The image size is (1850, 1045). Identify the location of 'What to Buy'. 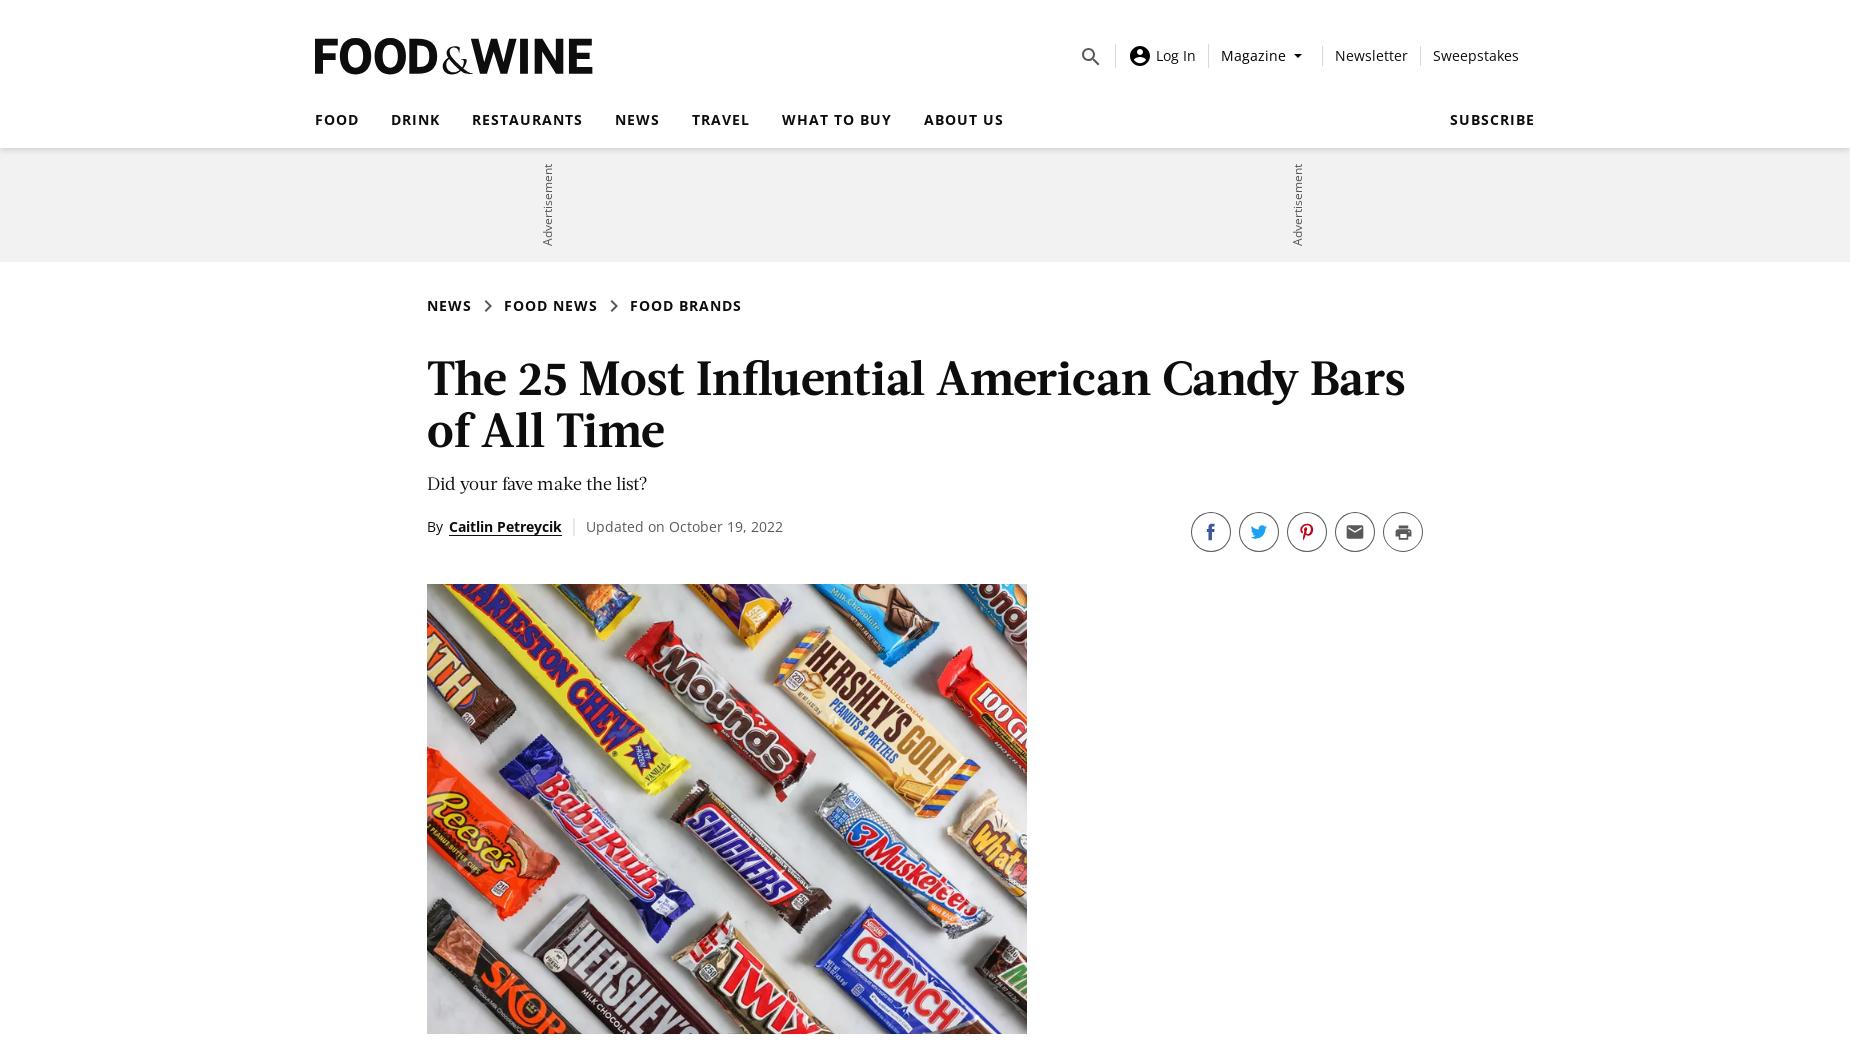
(836, 118).